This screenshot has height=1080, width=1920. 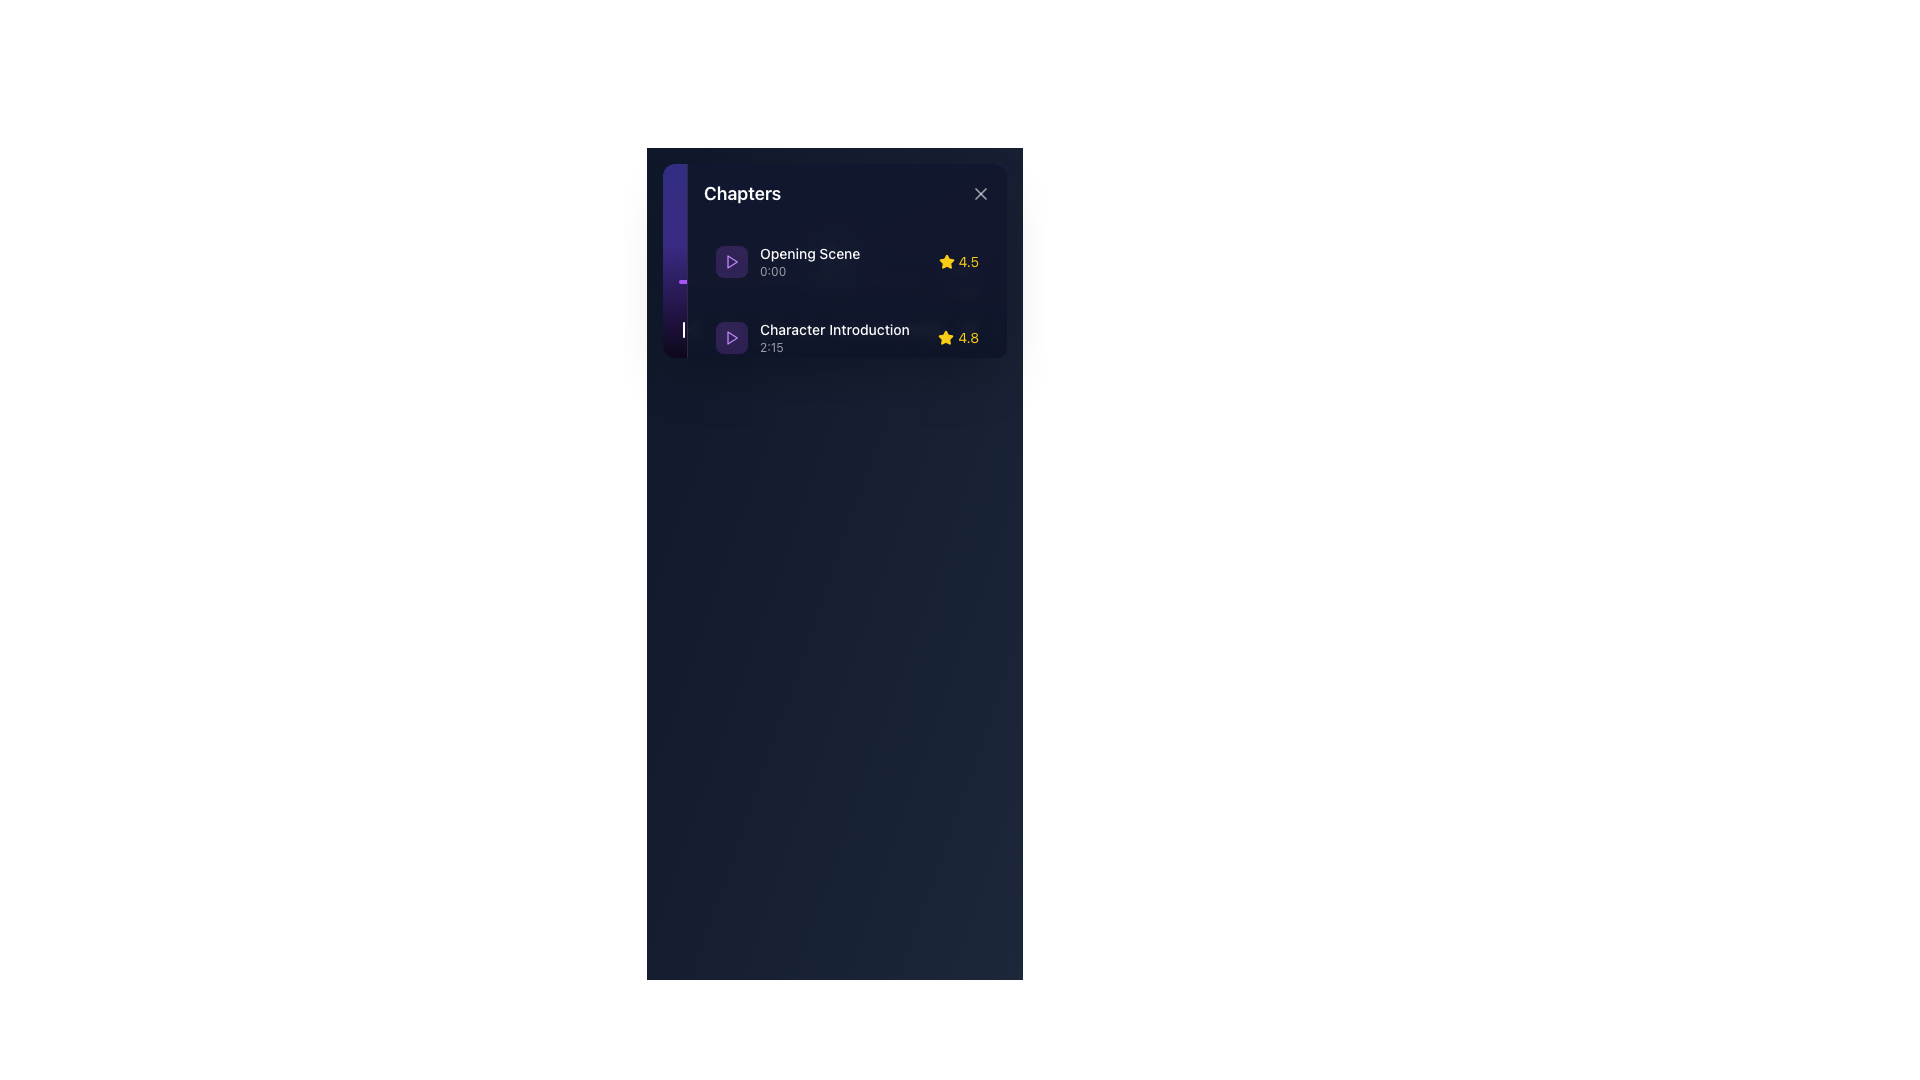 I want to click on the chapter entry label titled 'Character Introduction' with its timestamp, so click(x=835, y=337).